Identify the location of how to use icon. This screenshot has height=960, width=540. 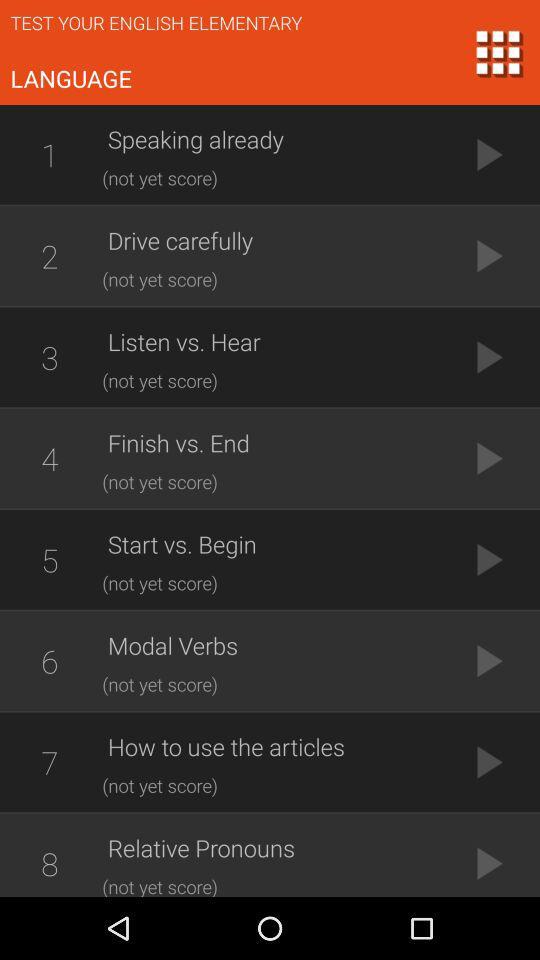
(274, 745).